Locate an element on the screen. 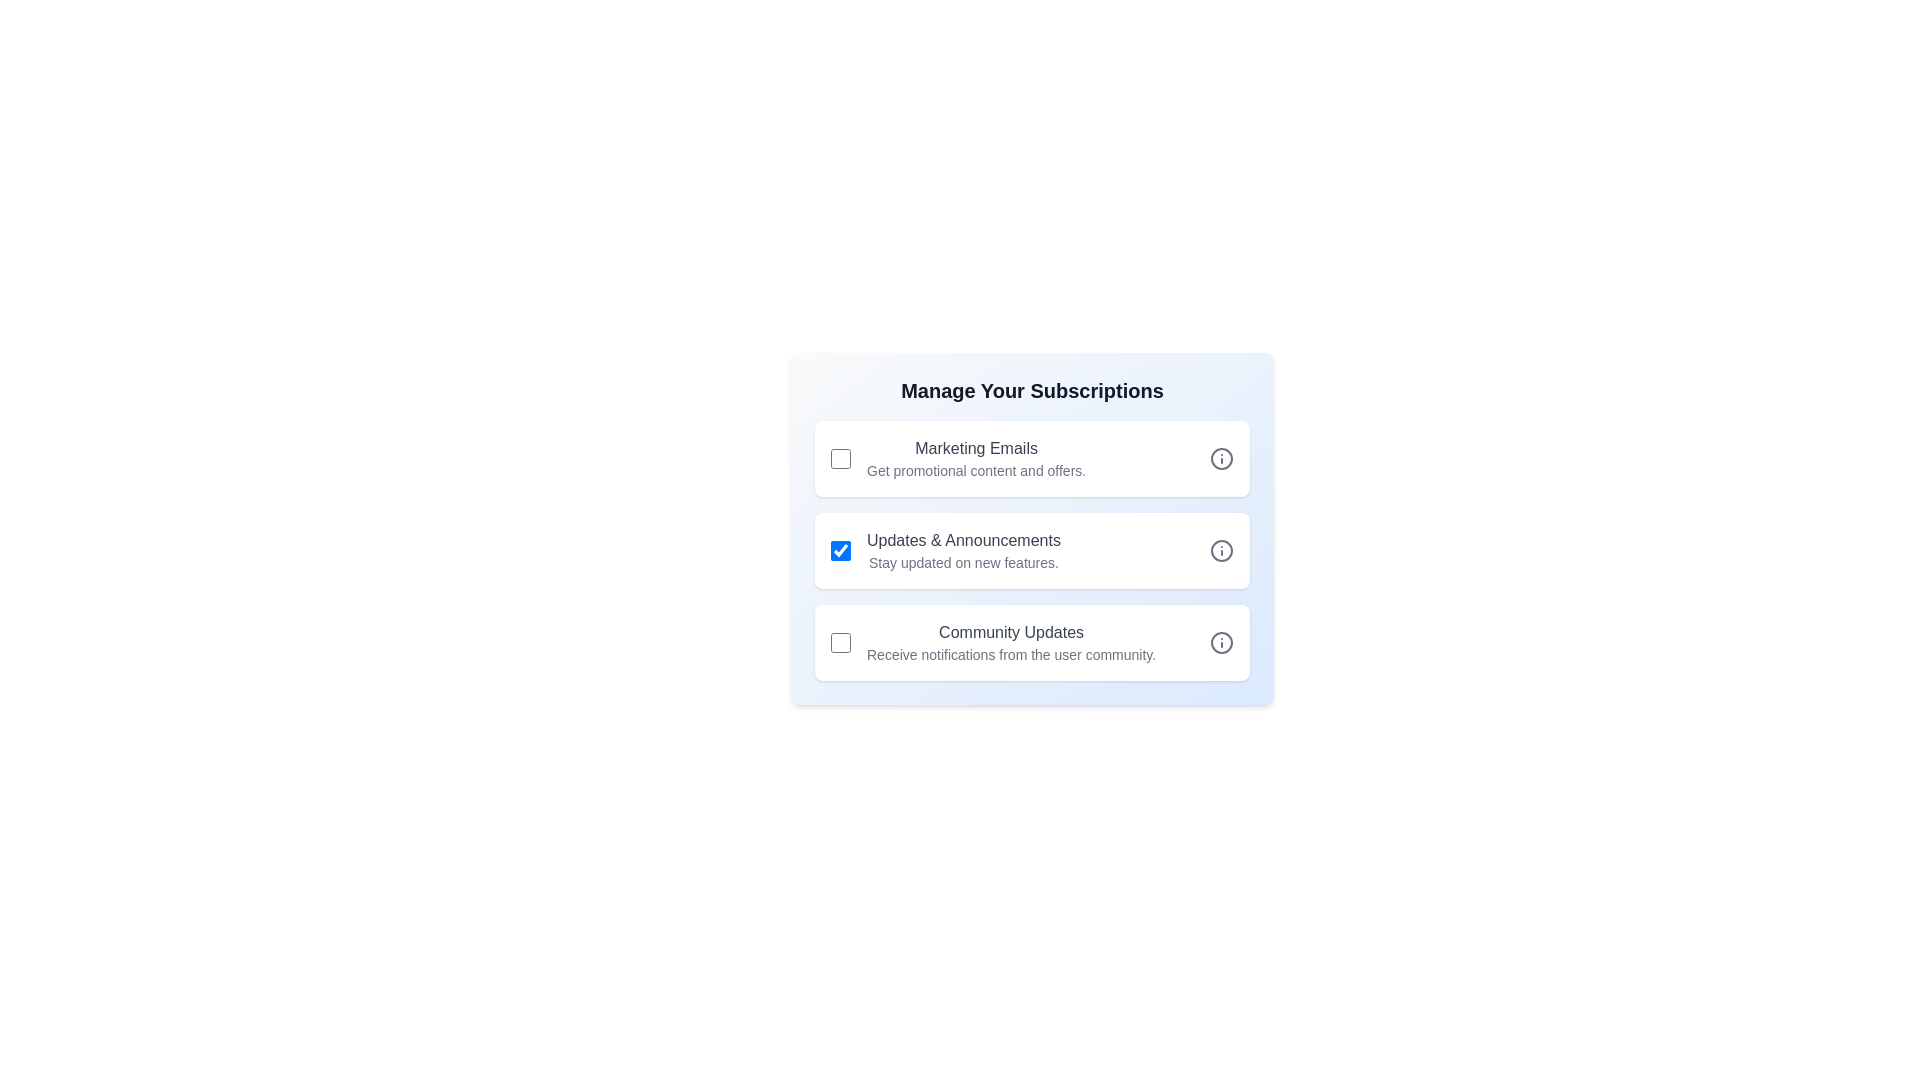 The height and width of the screenshot is (1080, 1920). the checkbox for 'Updates & Announcements' to toggle its state is located at coordinates (840, 551).